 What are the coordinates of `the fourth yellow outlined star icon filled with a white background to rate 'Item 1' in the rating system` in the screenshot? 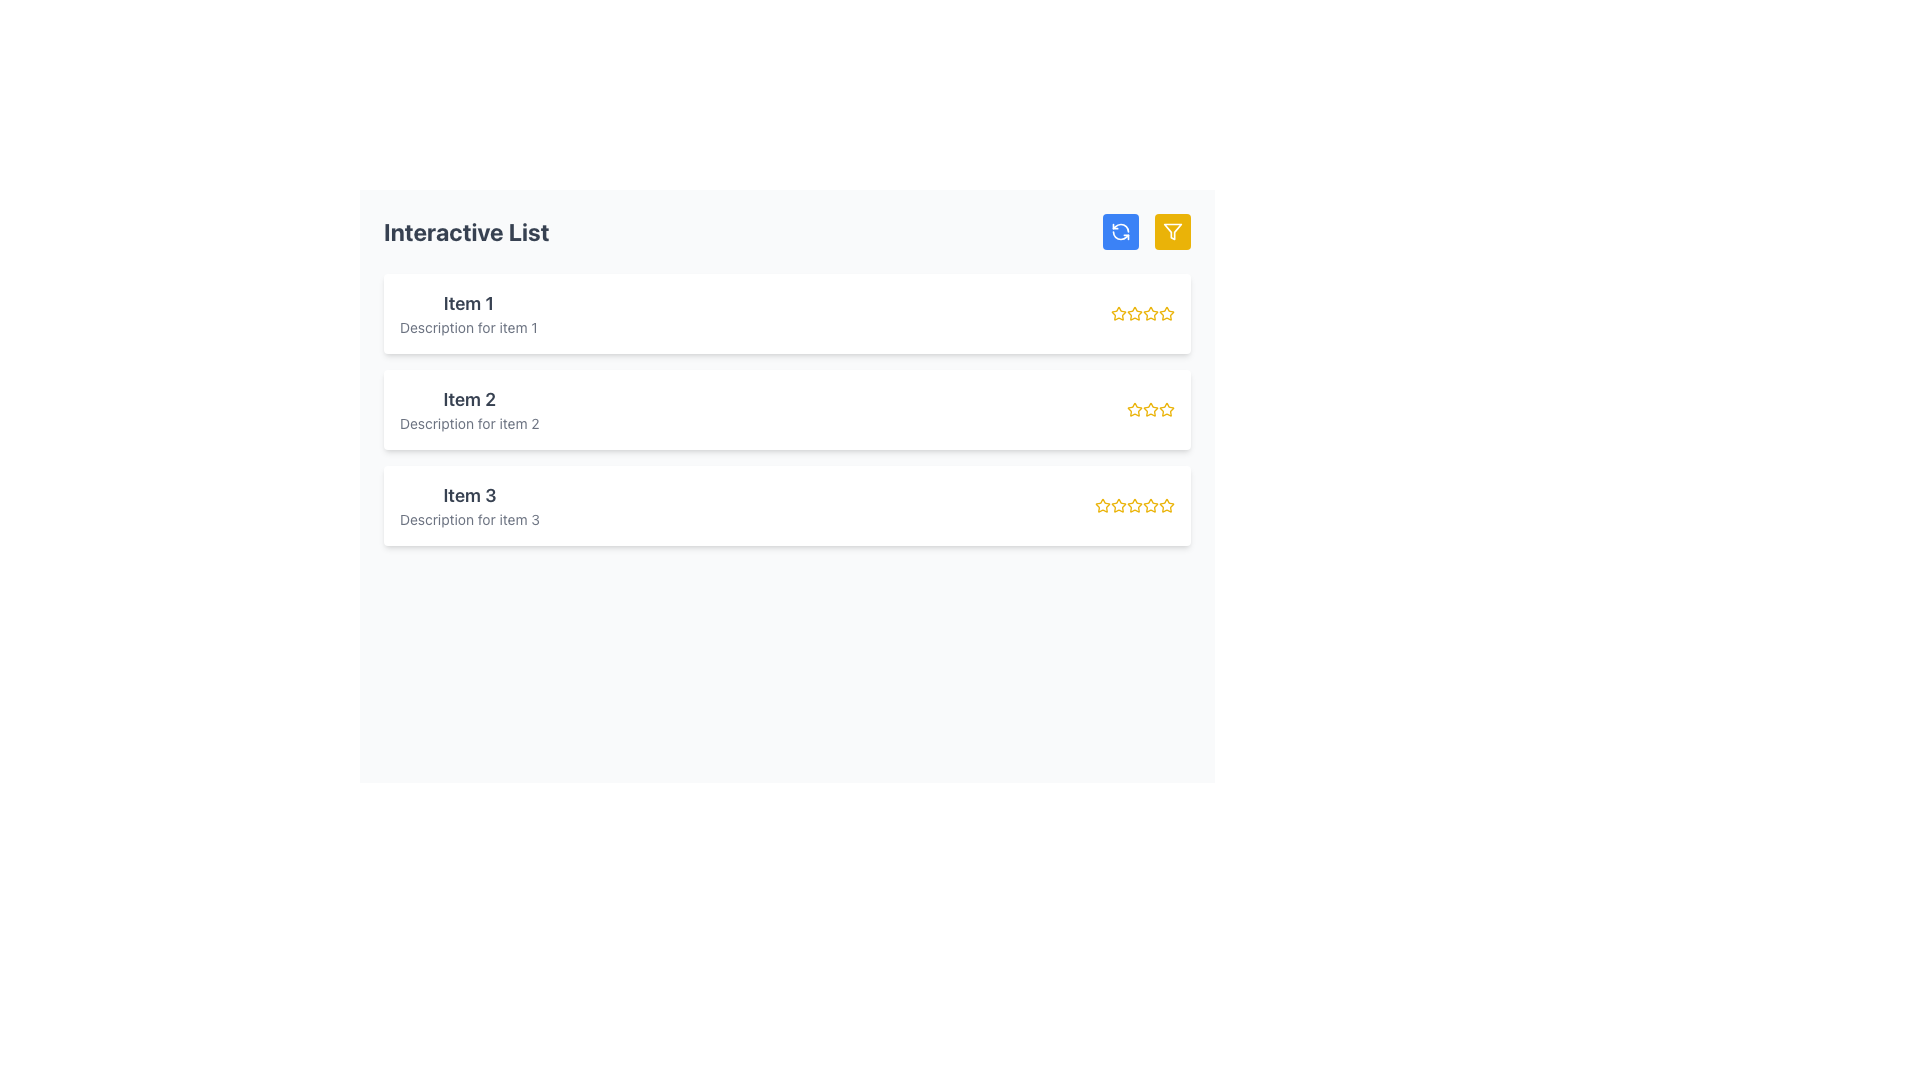 It's located at (1151, 313).